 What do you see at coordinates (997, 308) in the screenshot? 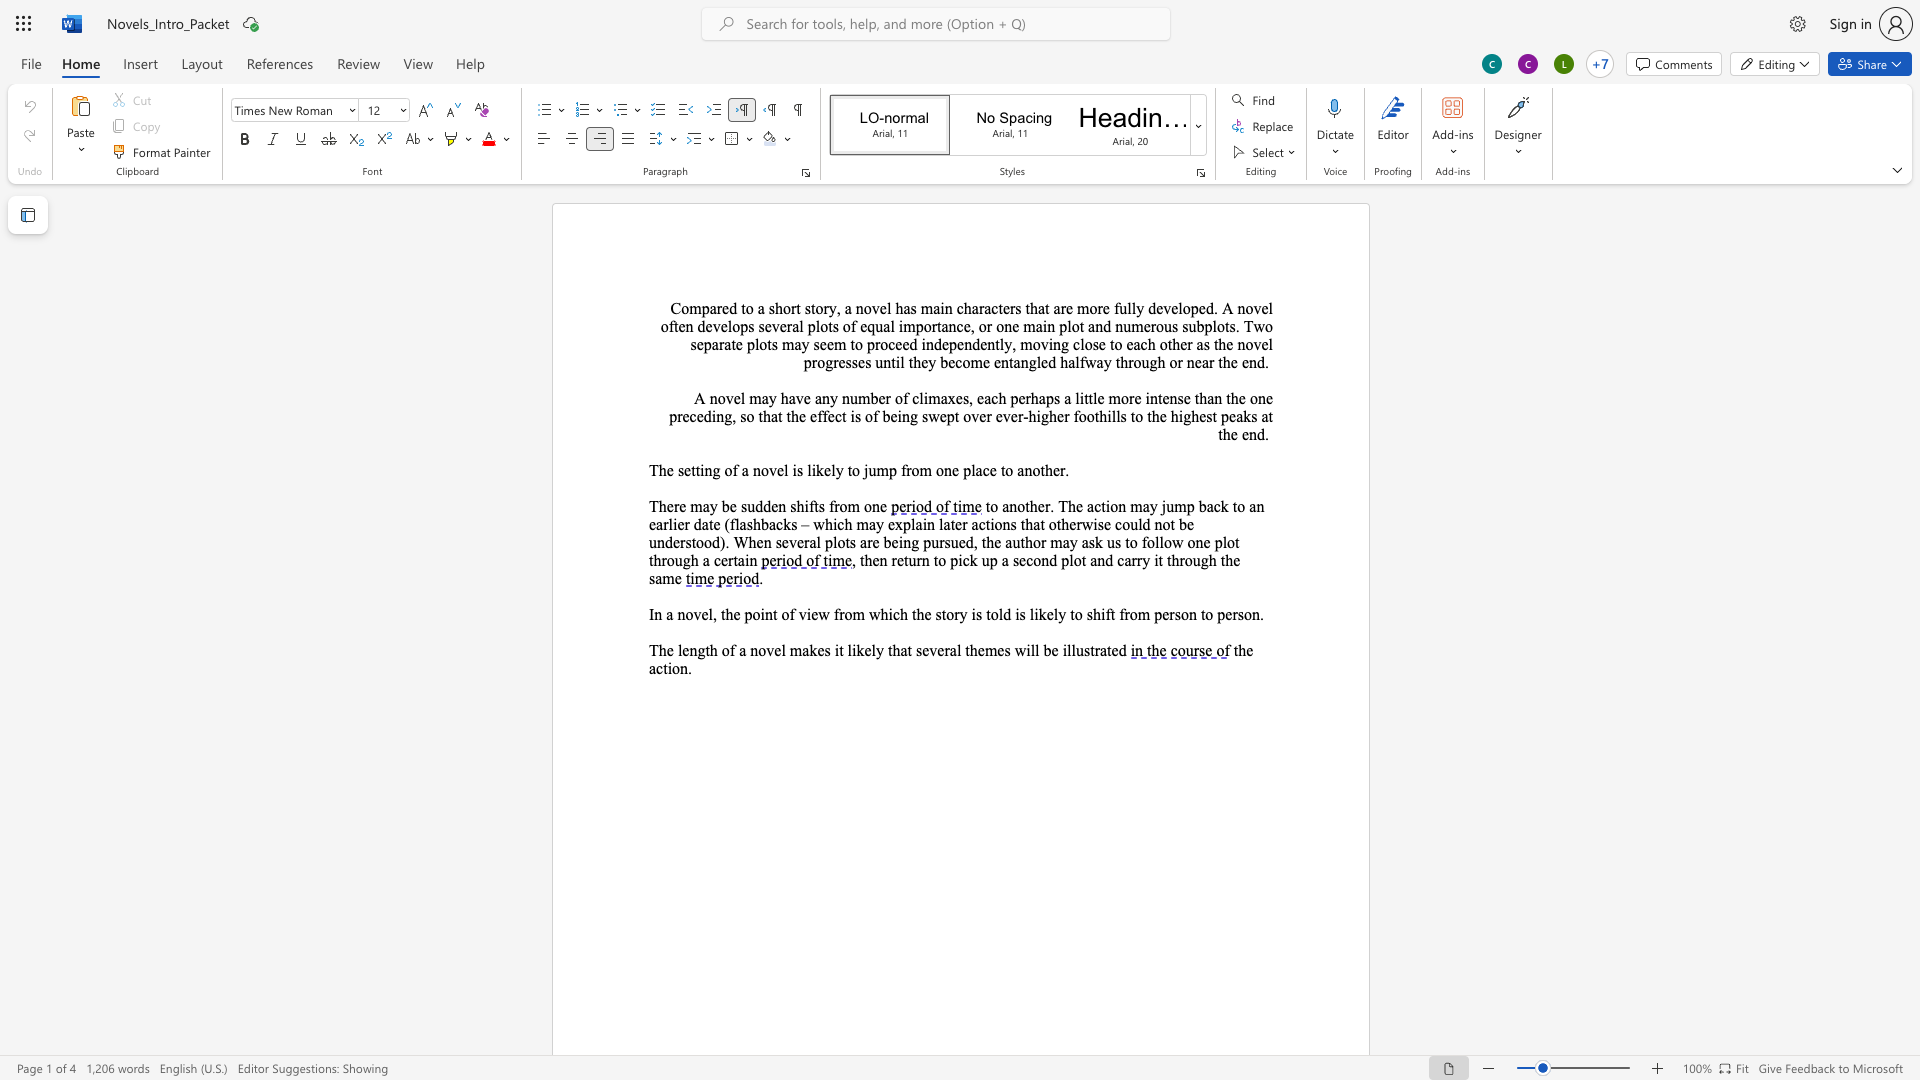
I see `the space between the continuous character "c" and "t" in the text` at bounding box center [997, 308].